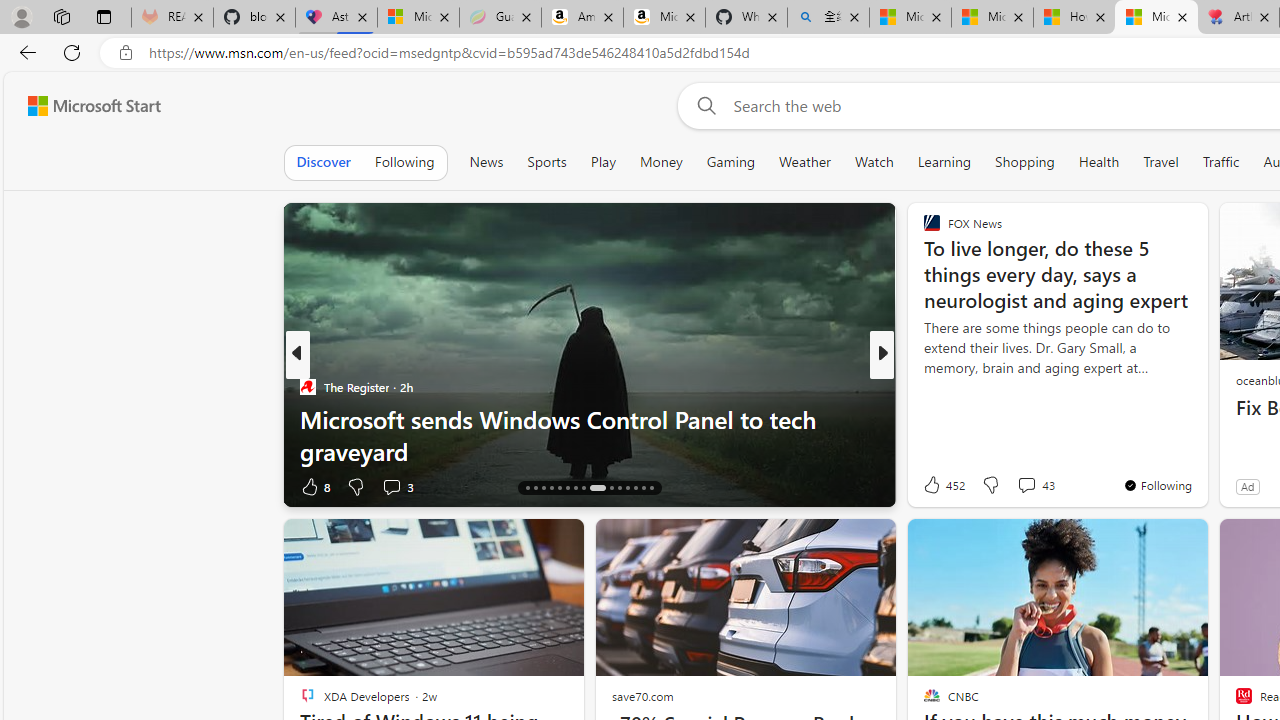 The image size is (1280, 720). Describe the element at coordinates (397, 486) in the screenshot. I see `'View comments 3 Comment'` at that location.